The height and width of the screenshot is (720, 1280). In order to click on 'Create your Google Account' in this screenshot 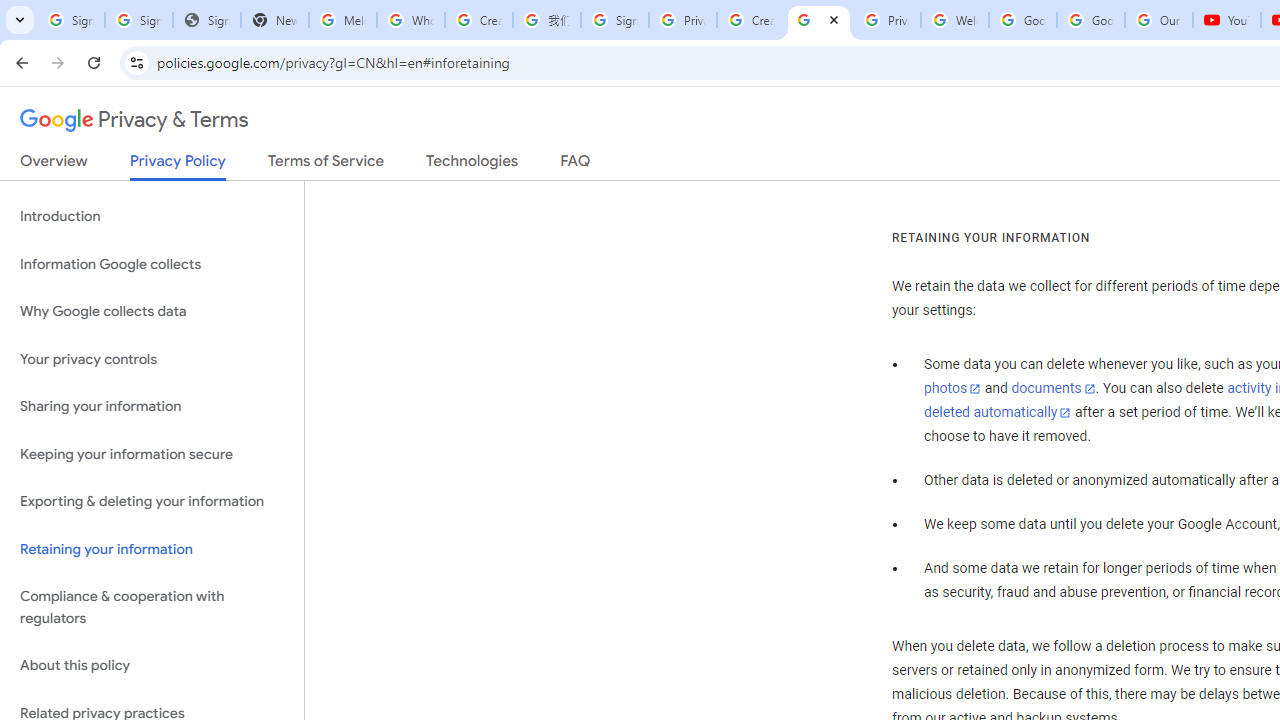, I will do `click(478, 20)`.